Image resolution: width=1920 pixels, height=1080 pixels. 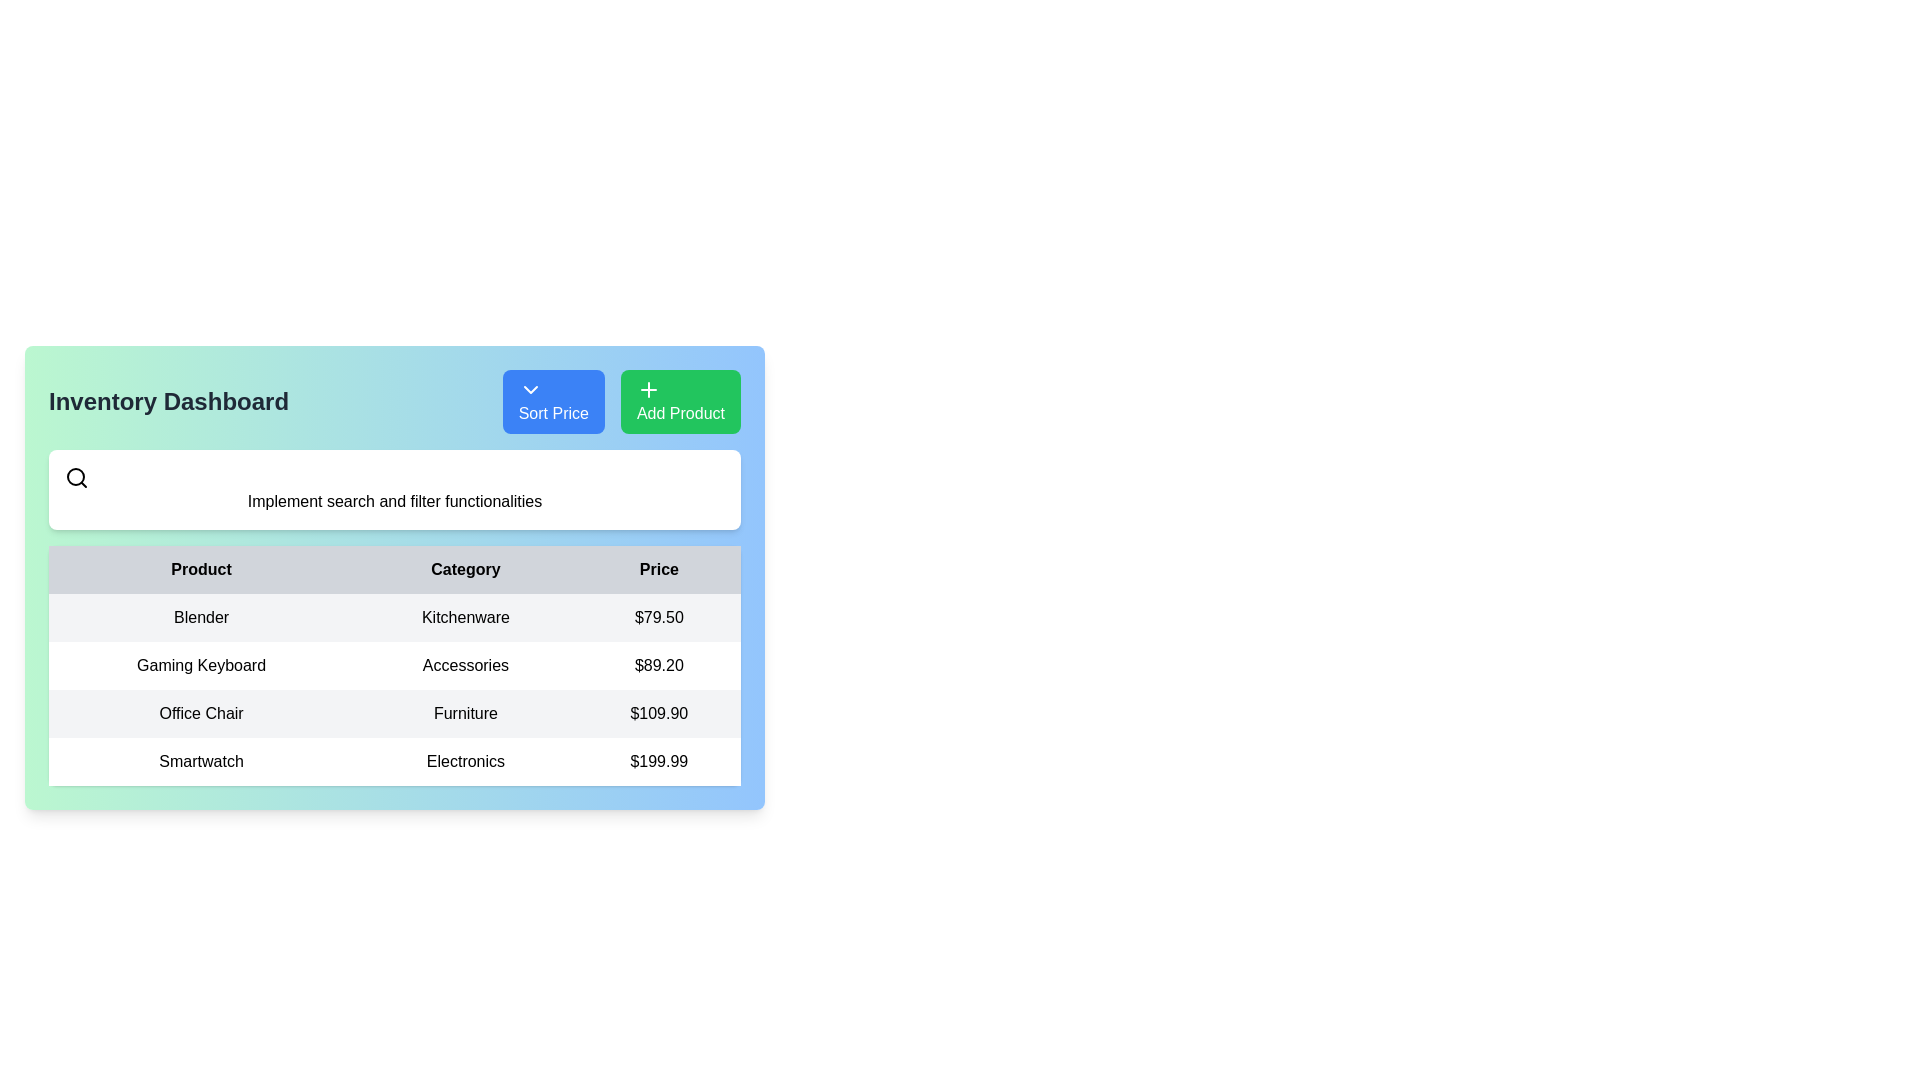 I want to click on displayed text 'Furniture' from the text label which is centrally aligned in a light gray rectangular background, so click(x=464, y=712).